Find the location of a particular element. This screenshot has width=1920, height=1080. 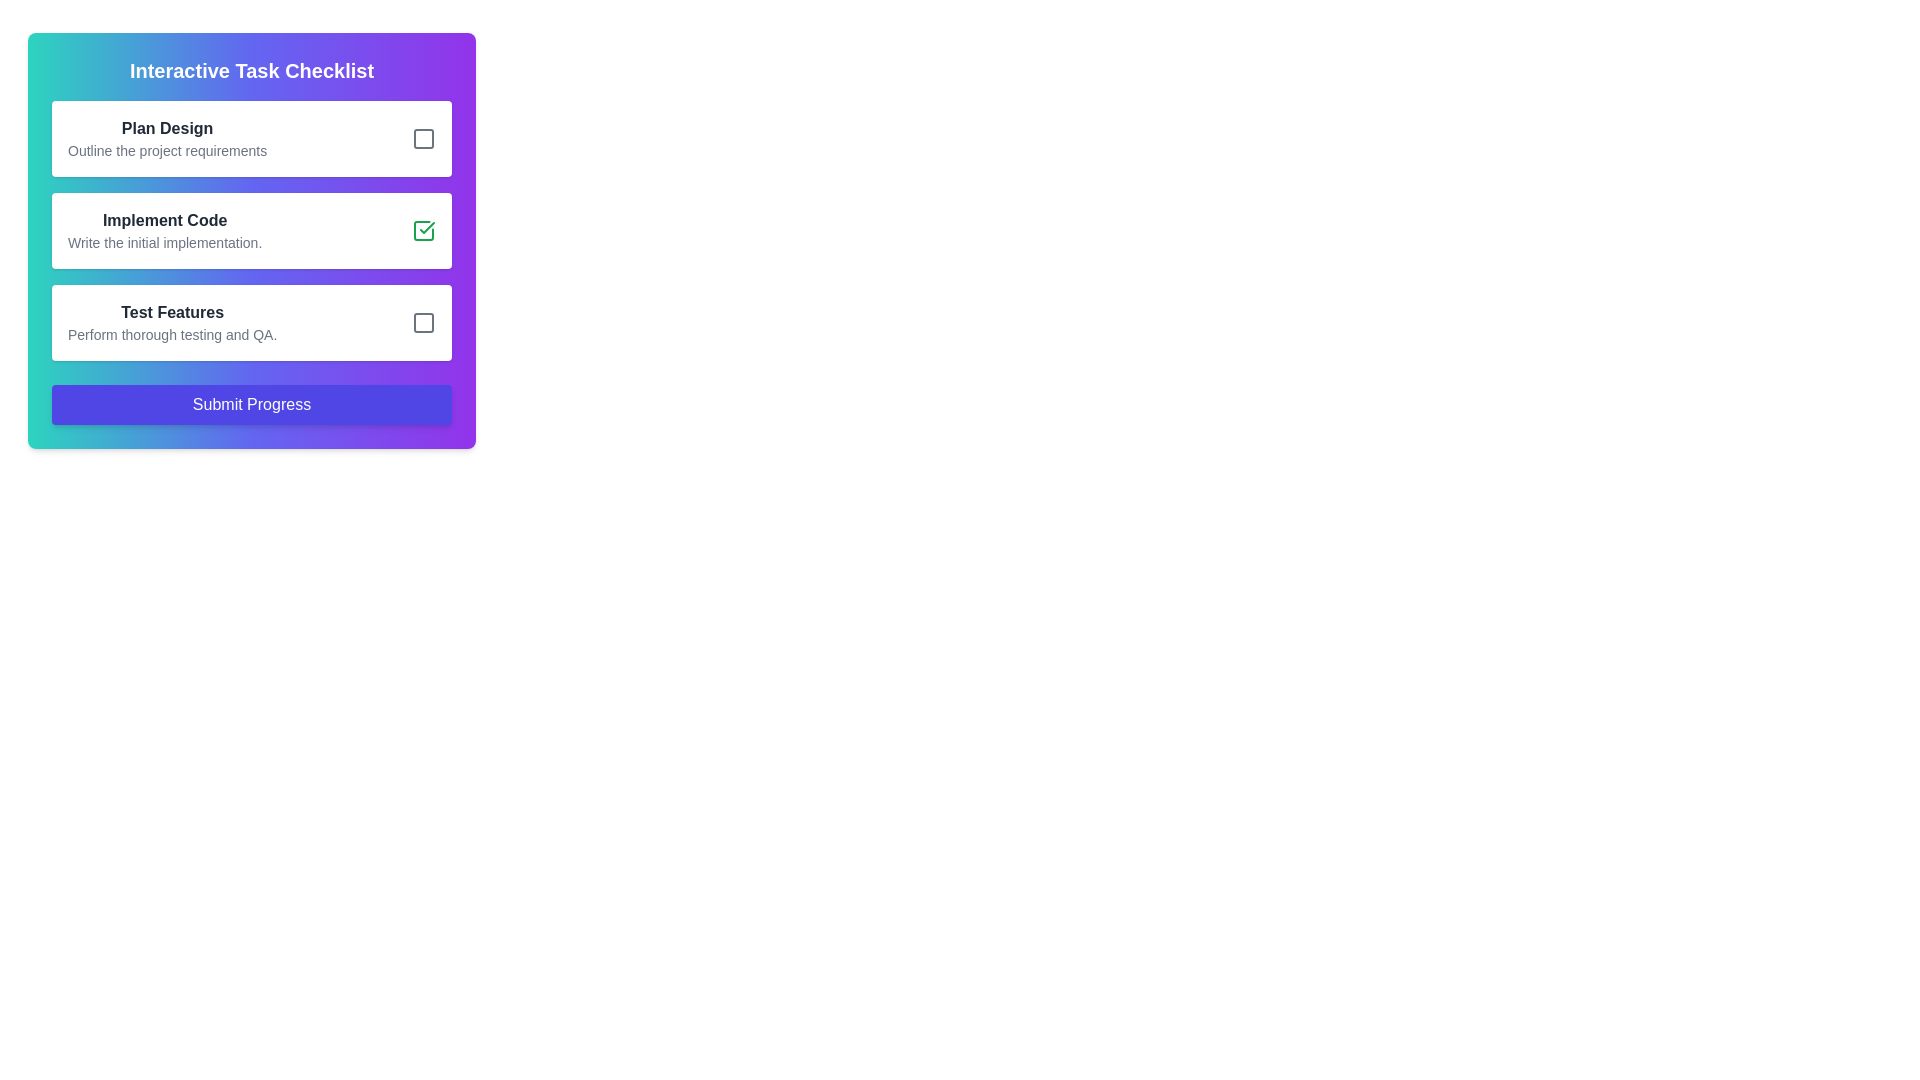

the checklist item text is located at coordinates (251, 230).